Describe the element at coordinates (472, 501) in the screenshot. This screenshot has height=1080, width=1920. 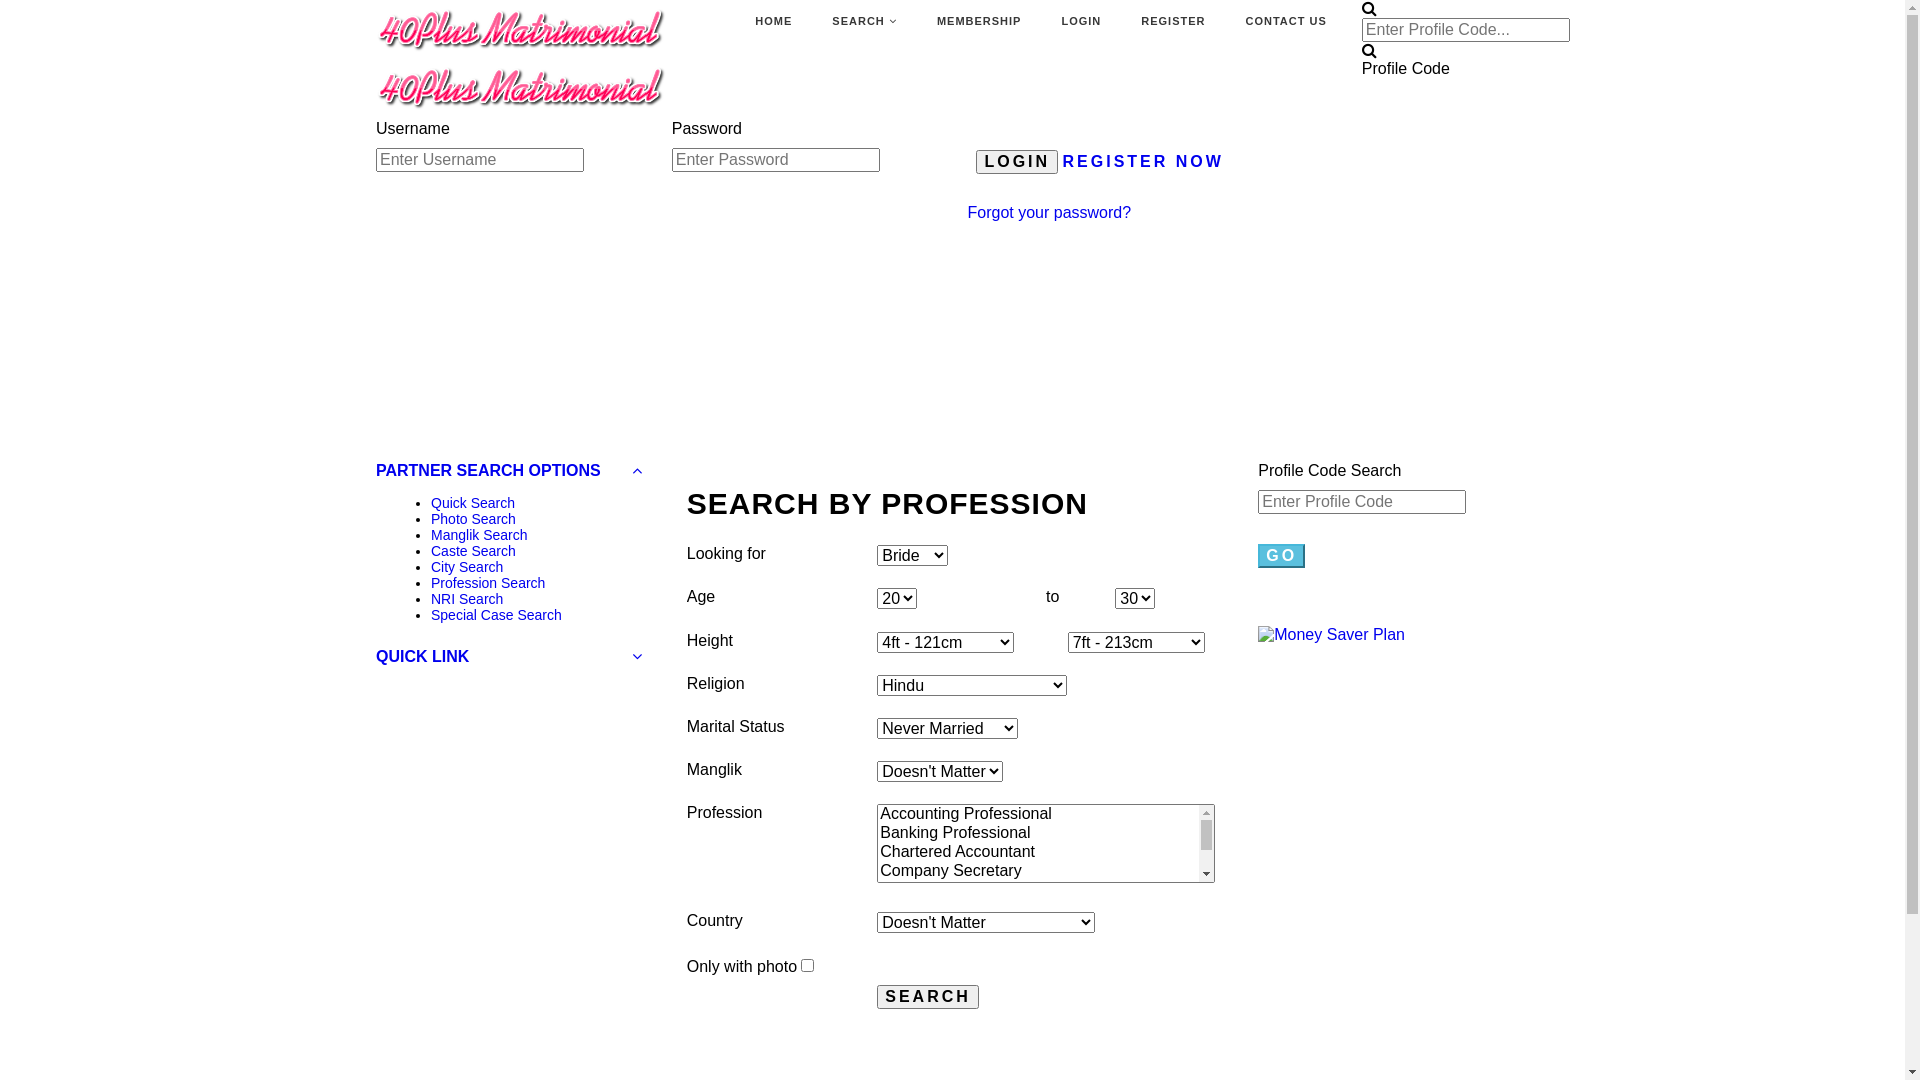
I see `'Quick Search'` at that location.